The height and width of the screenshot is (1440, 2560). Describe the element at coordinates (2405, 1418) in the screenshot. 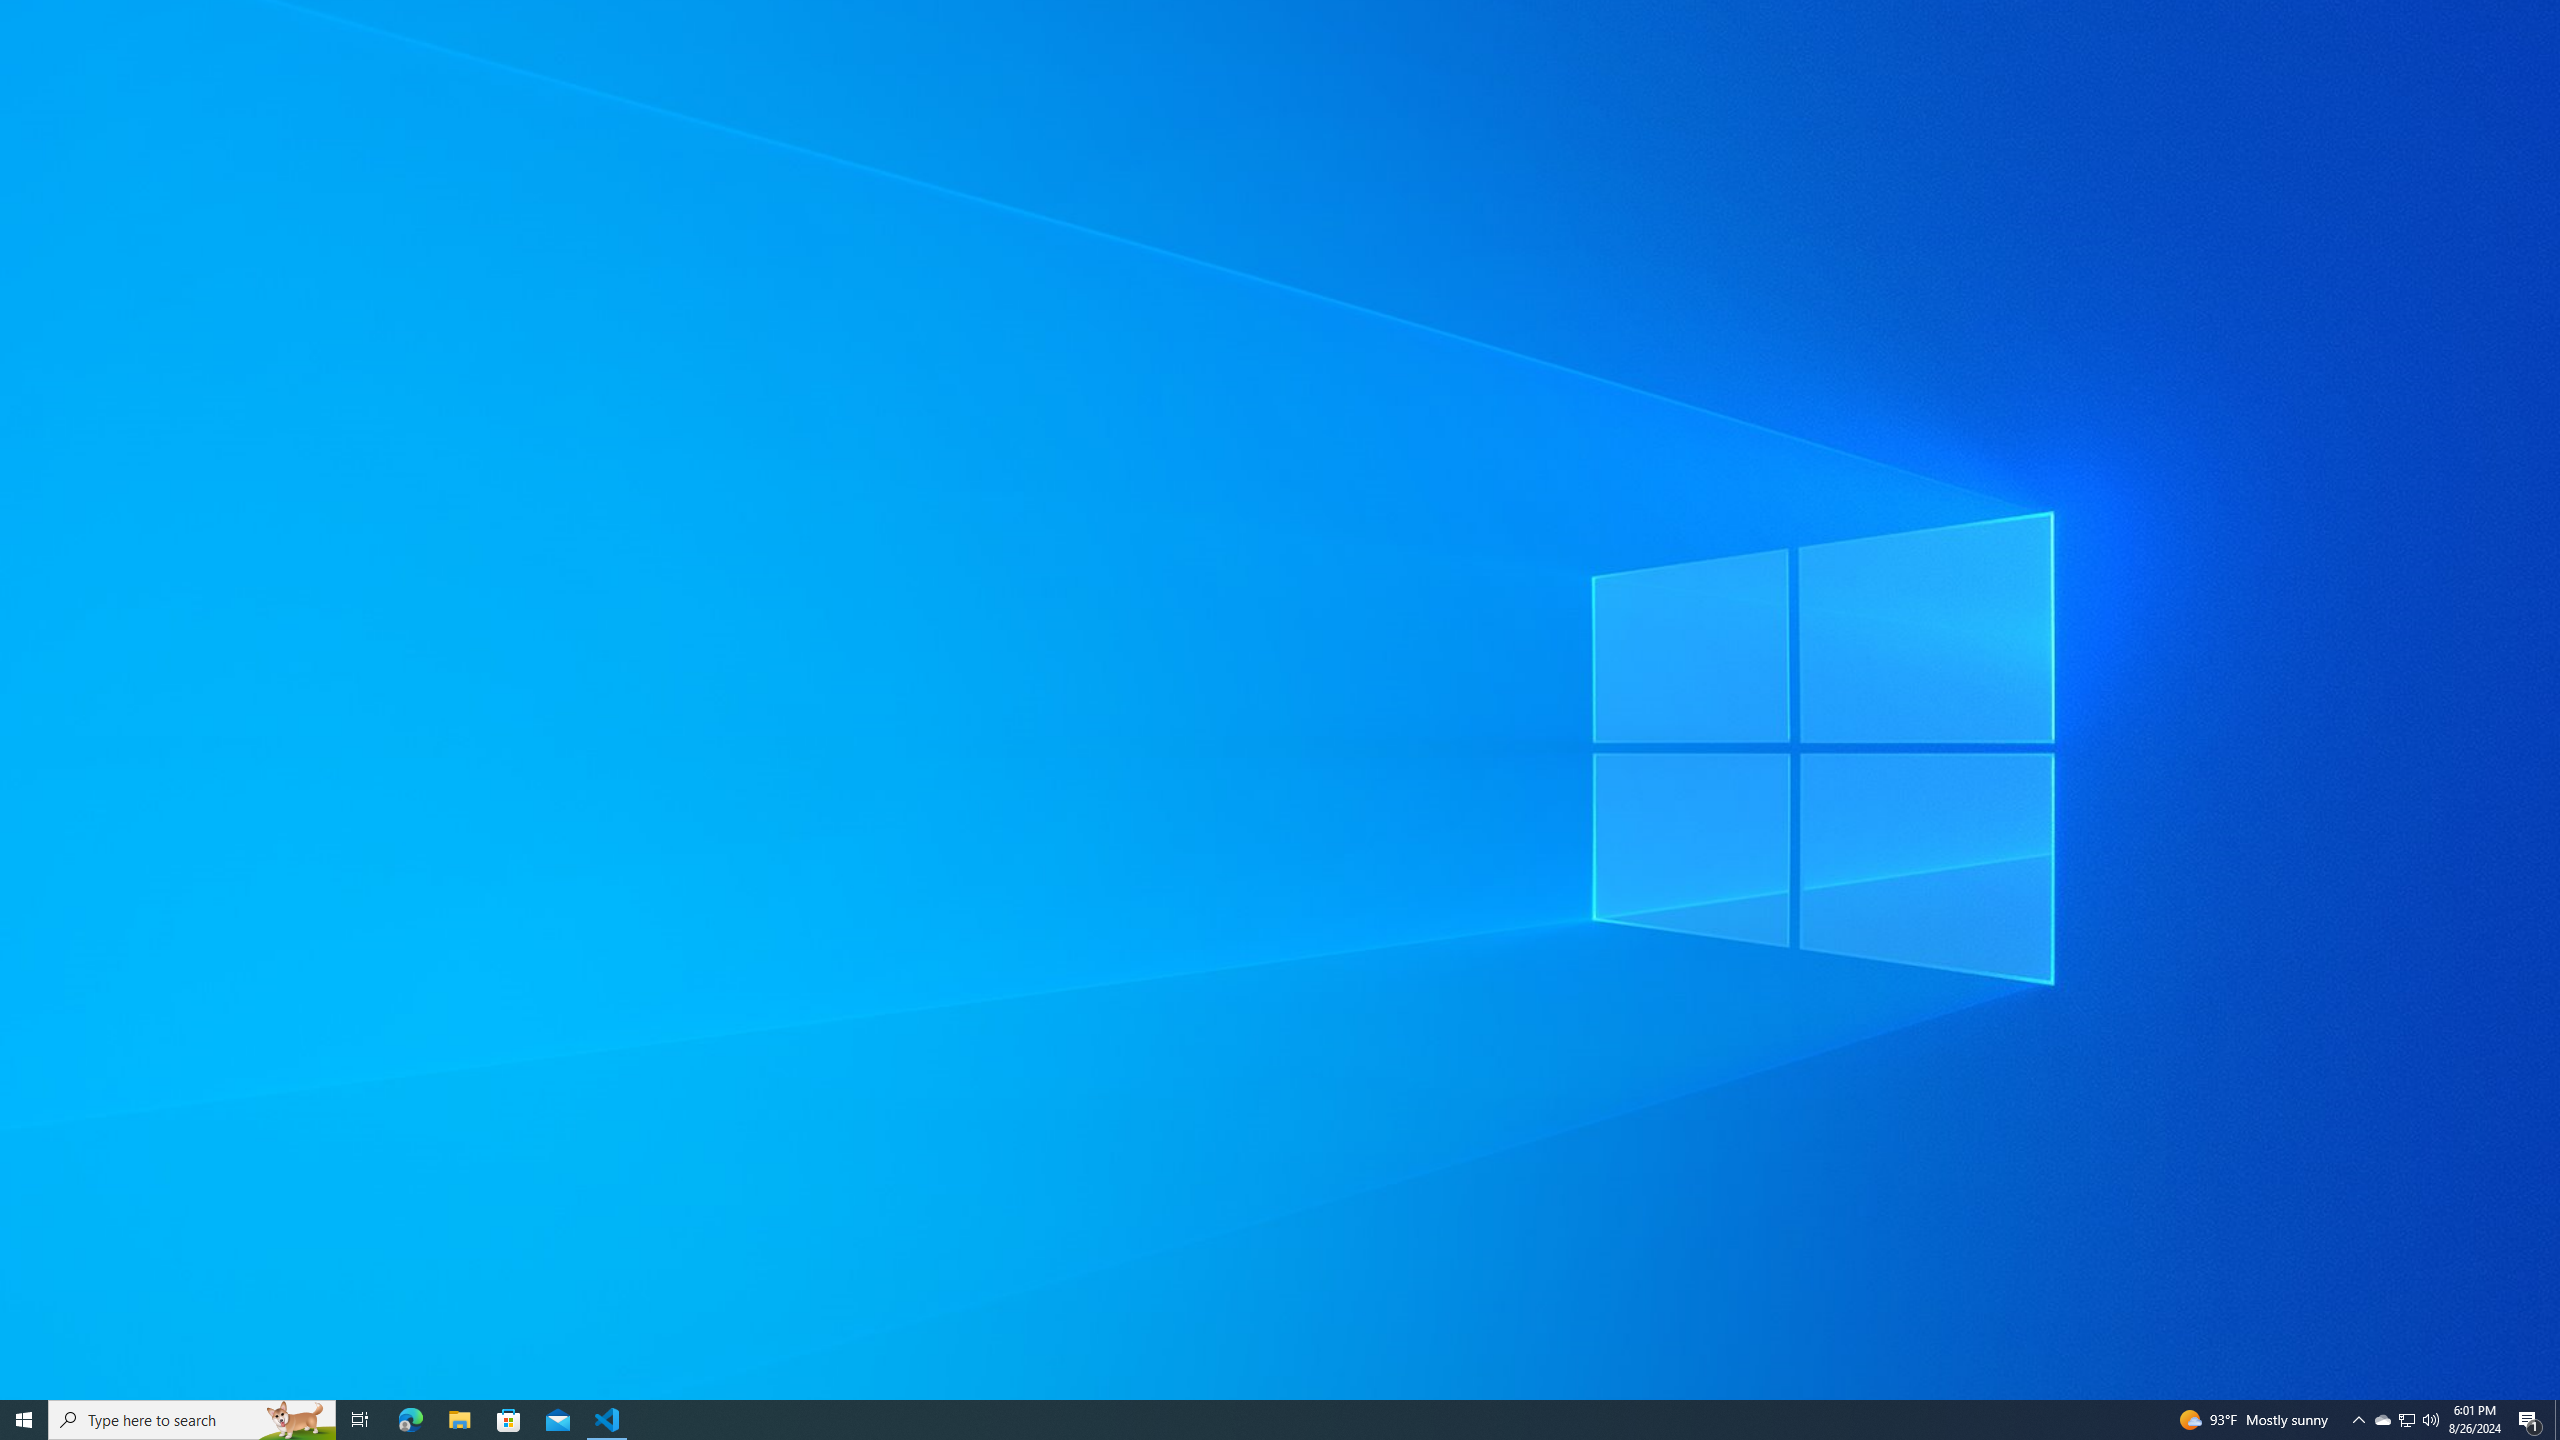

I see `'Action Center, 1 new notification'` at that location.